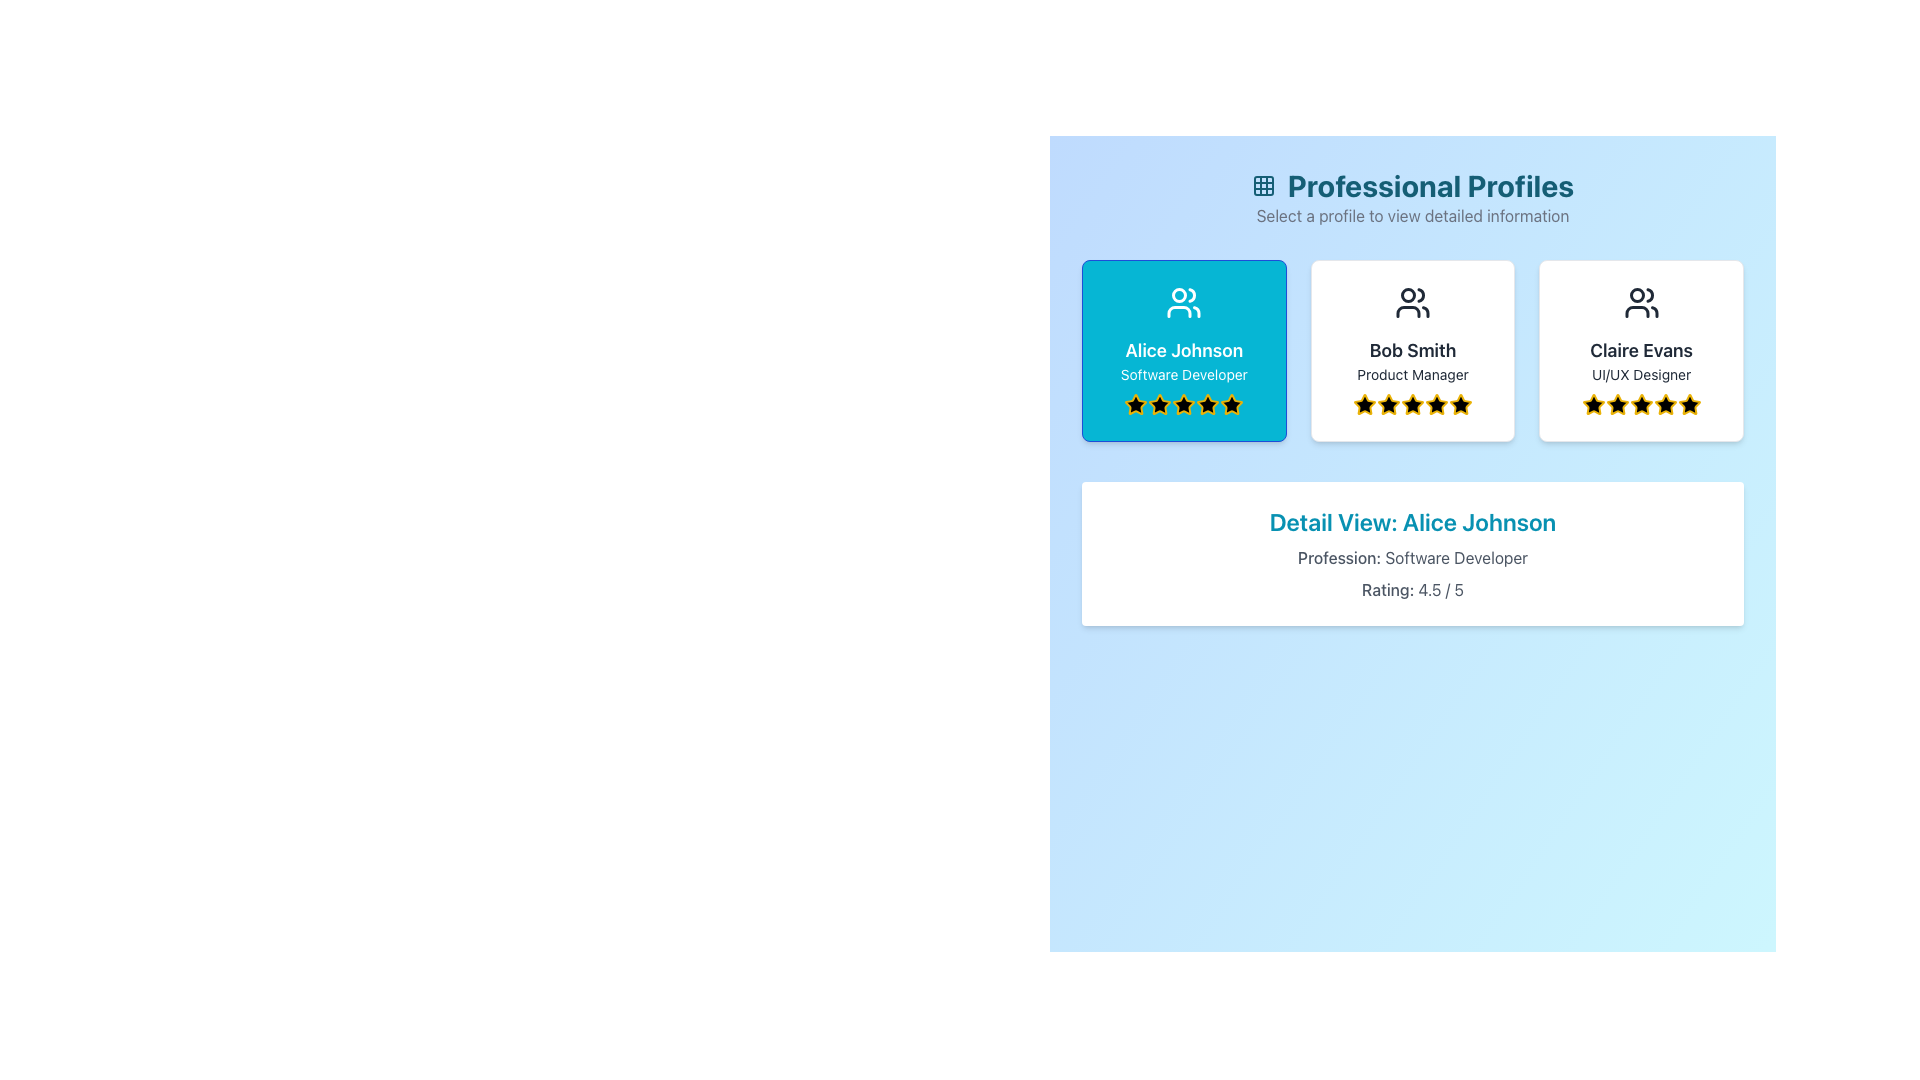  What do you see at coordinates (1160, 404) in the screenshot?
I see `the second star icon in the rating system for 'Alice Johnson', which is displayed in black with a yellow border, located in the blue card beneath the job title 'Software Developer'` at bounding box center [1160, 404].